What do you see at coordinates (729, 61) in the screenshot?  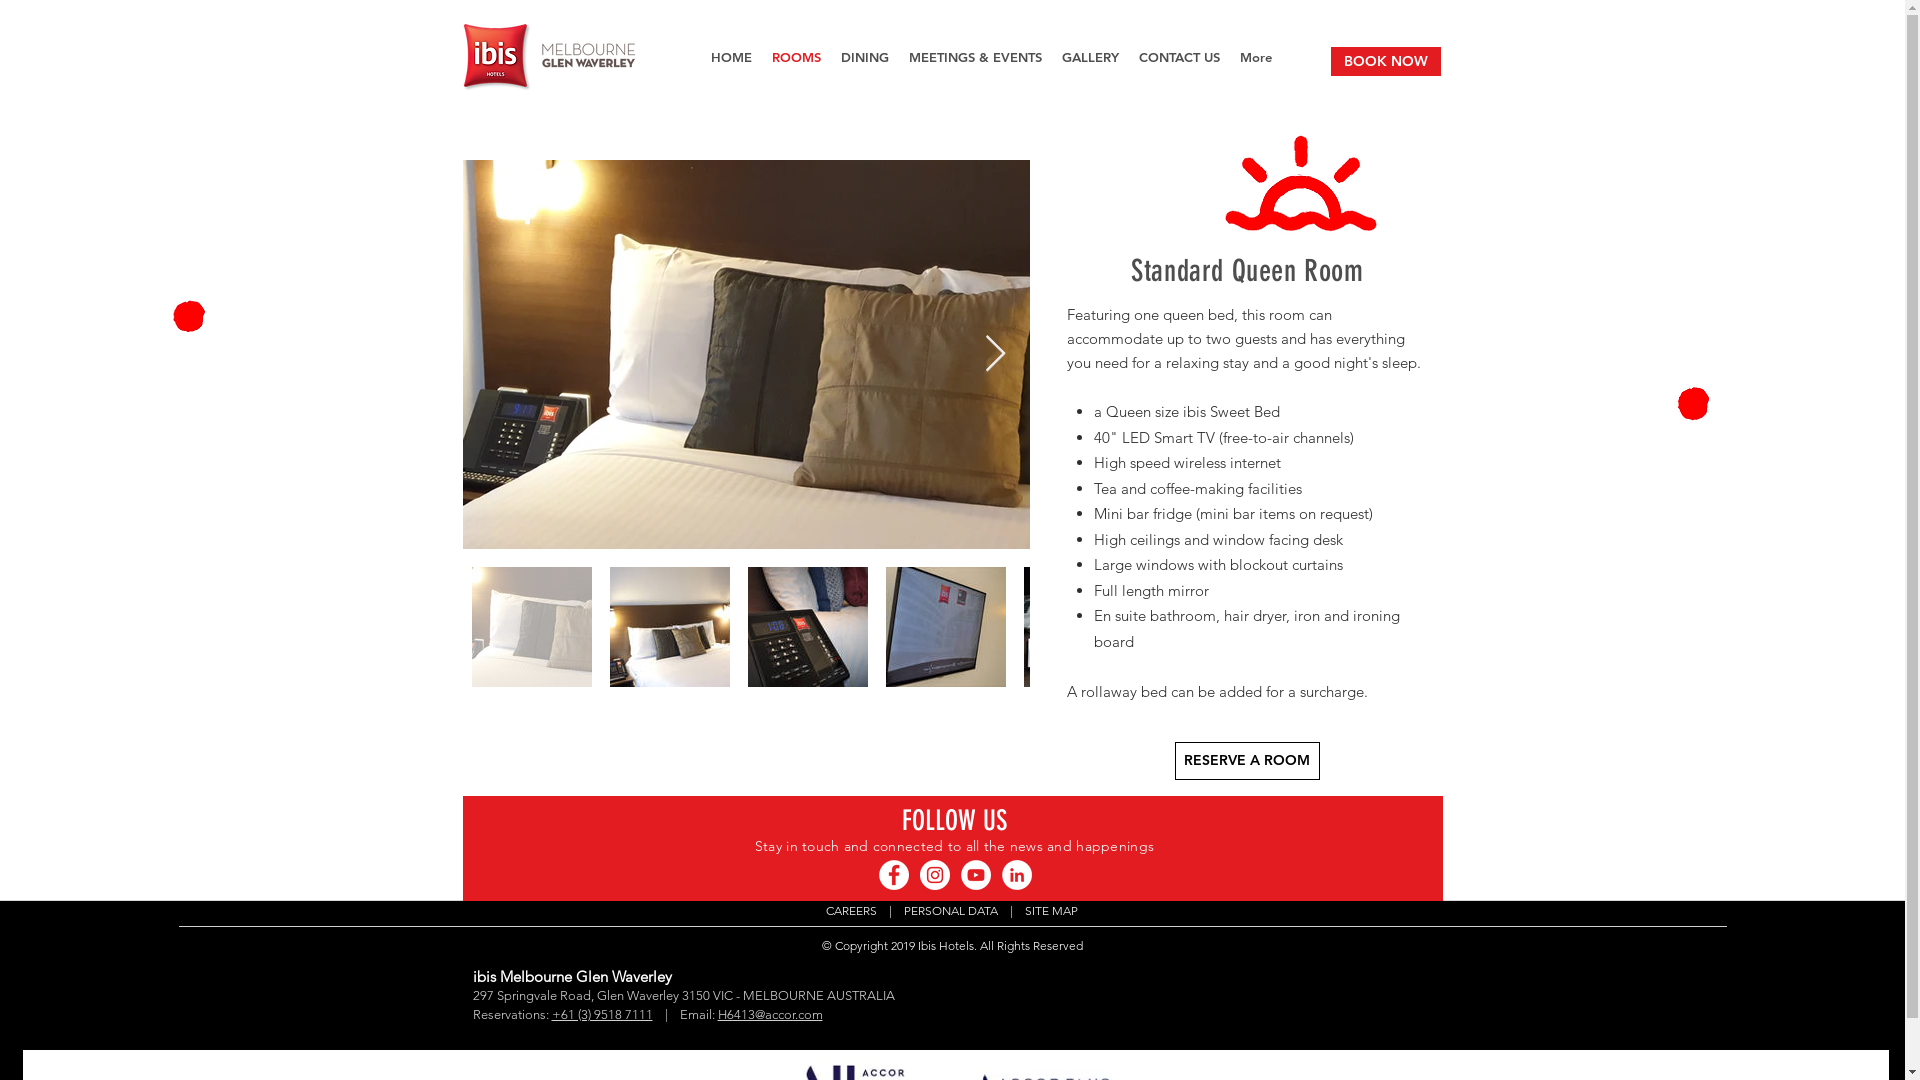 I see `'HOME'` at bounding box center [729, 61].